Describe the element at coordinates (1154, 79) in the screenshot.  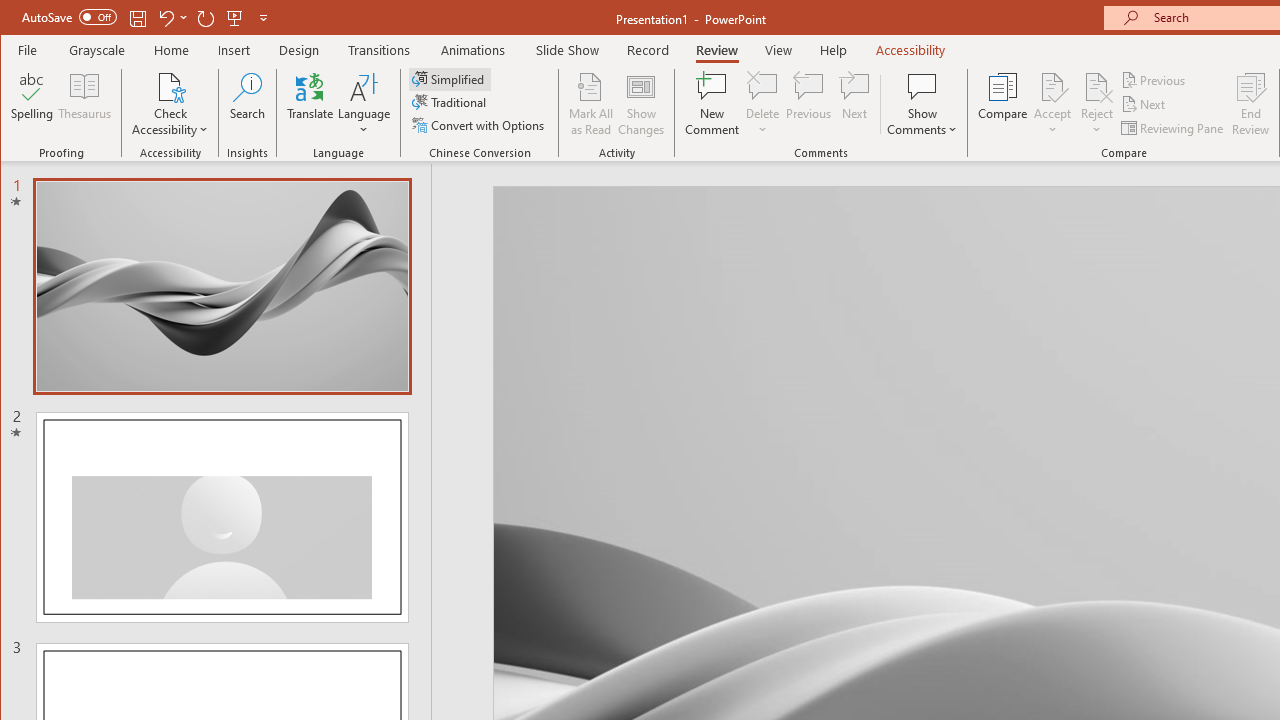
I see `'Previous'` at that location.